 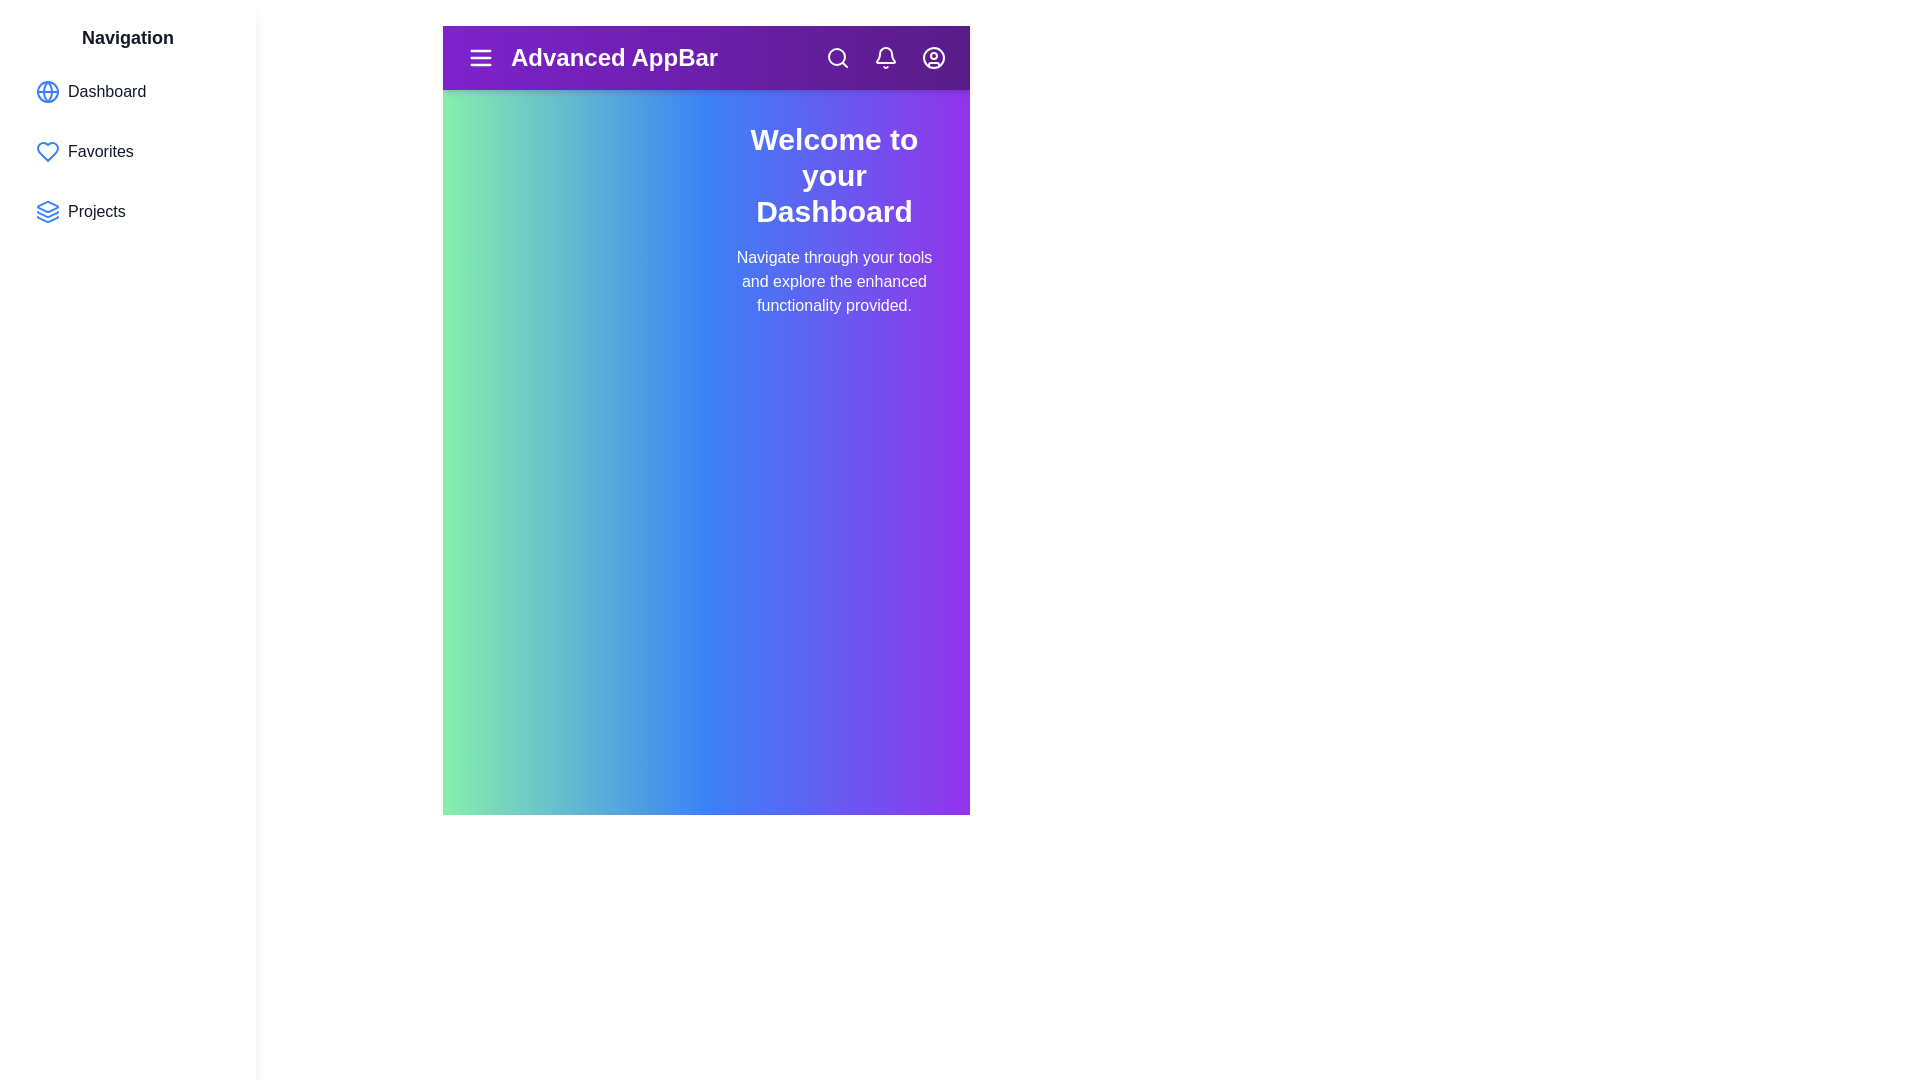 I want to click on the navigation item Dashboard, so click(x=127, y=92).